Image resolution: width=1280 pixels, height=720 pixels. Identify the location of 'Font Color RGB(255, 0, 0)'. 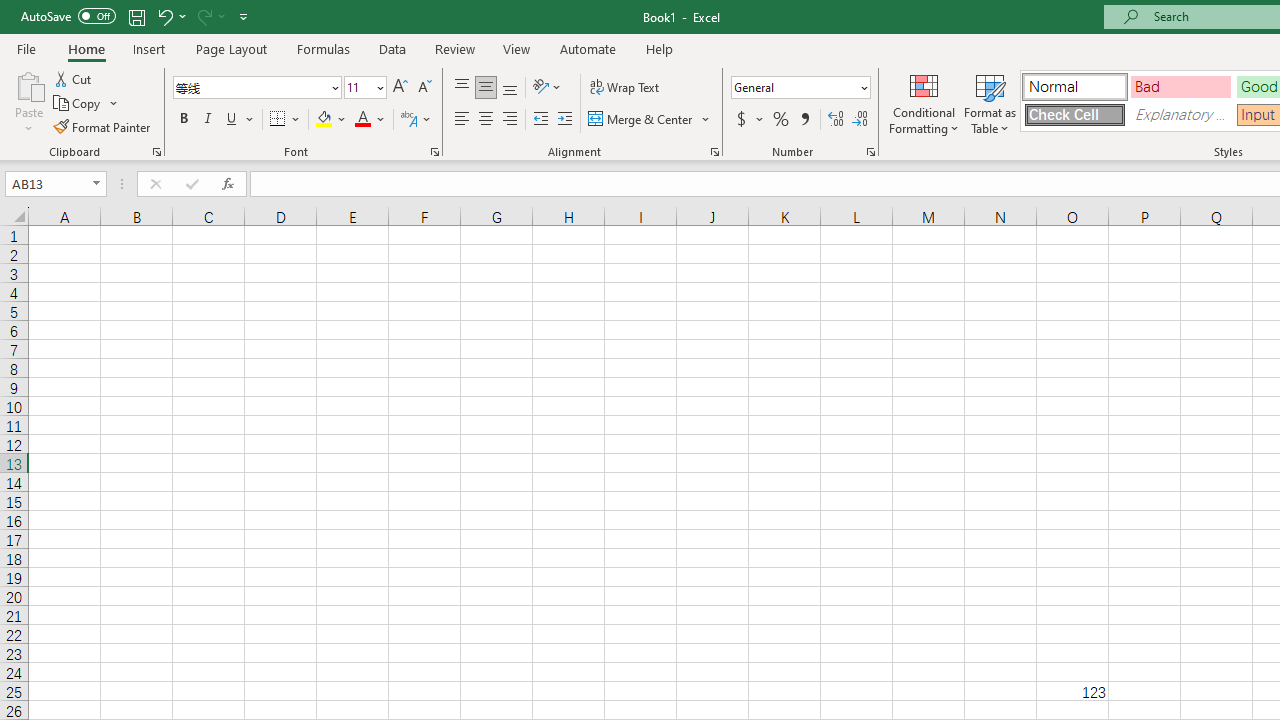
(362, 119).